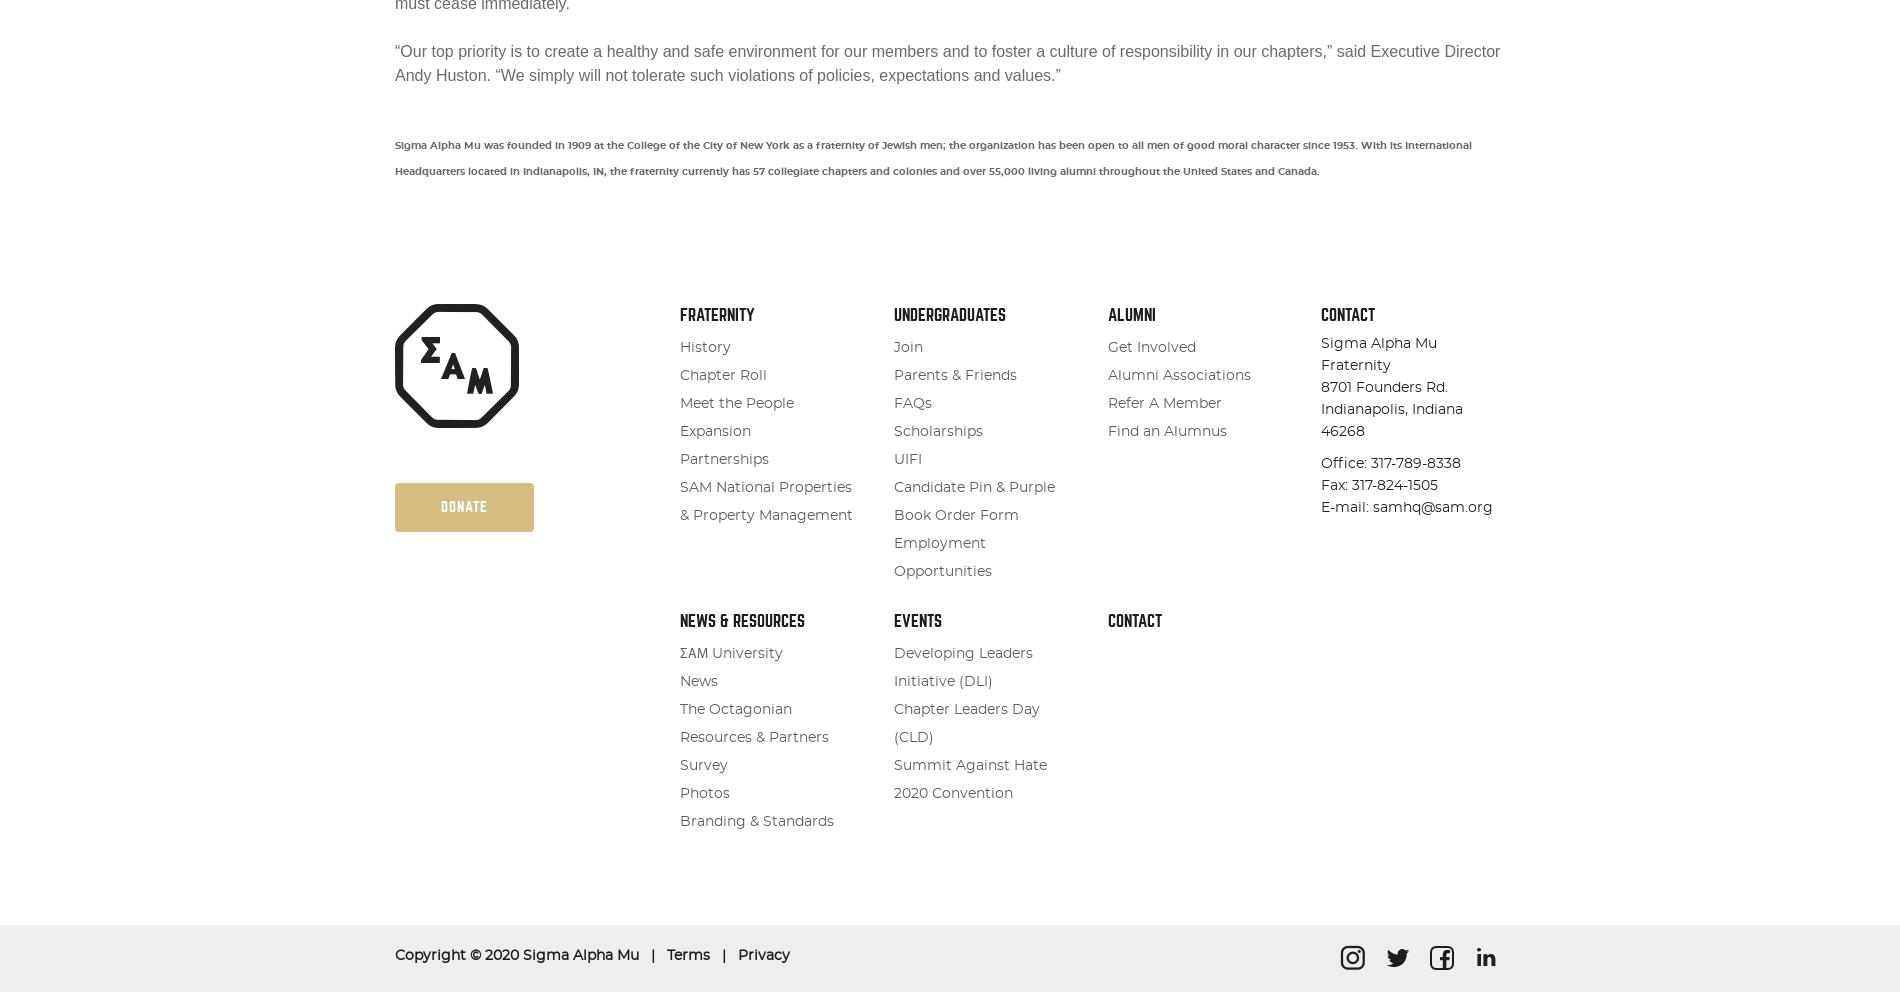 This screenshot has width=1900, height=992. What do you see at coordinates (932, 159) in the screenshot?
I see `'Sigma Alpha Mu was founded in 1909 at the College of the City of New York as a fraternity of Jewish men; the organization has been open to all men of good moral character since 1953. With its International Headquarters located in Indianapolis, IN, the fraternity currently has 57 collegiate chapters and colonies and over 55,000 living alumni throughout the United States and Canada.'` at bounding box center [932, 159].